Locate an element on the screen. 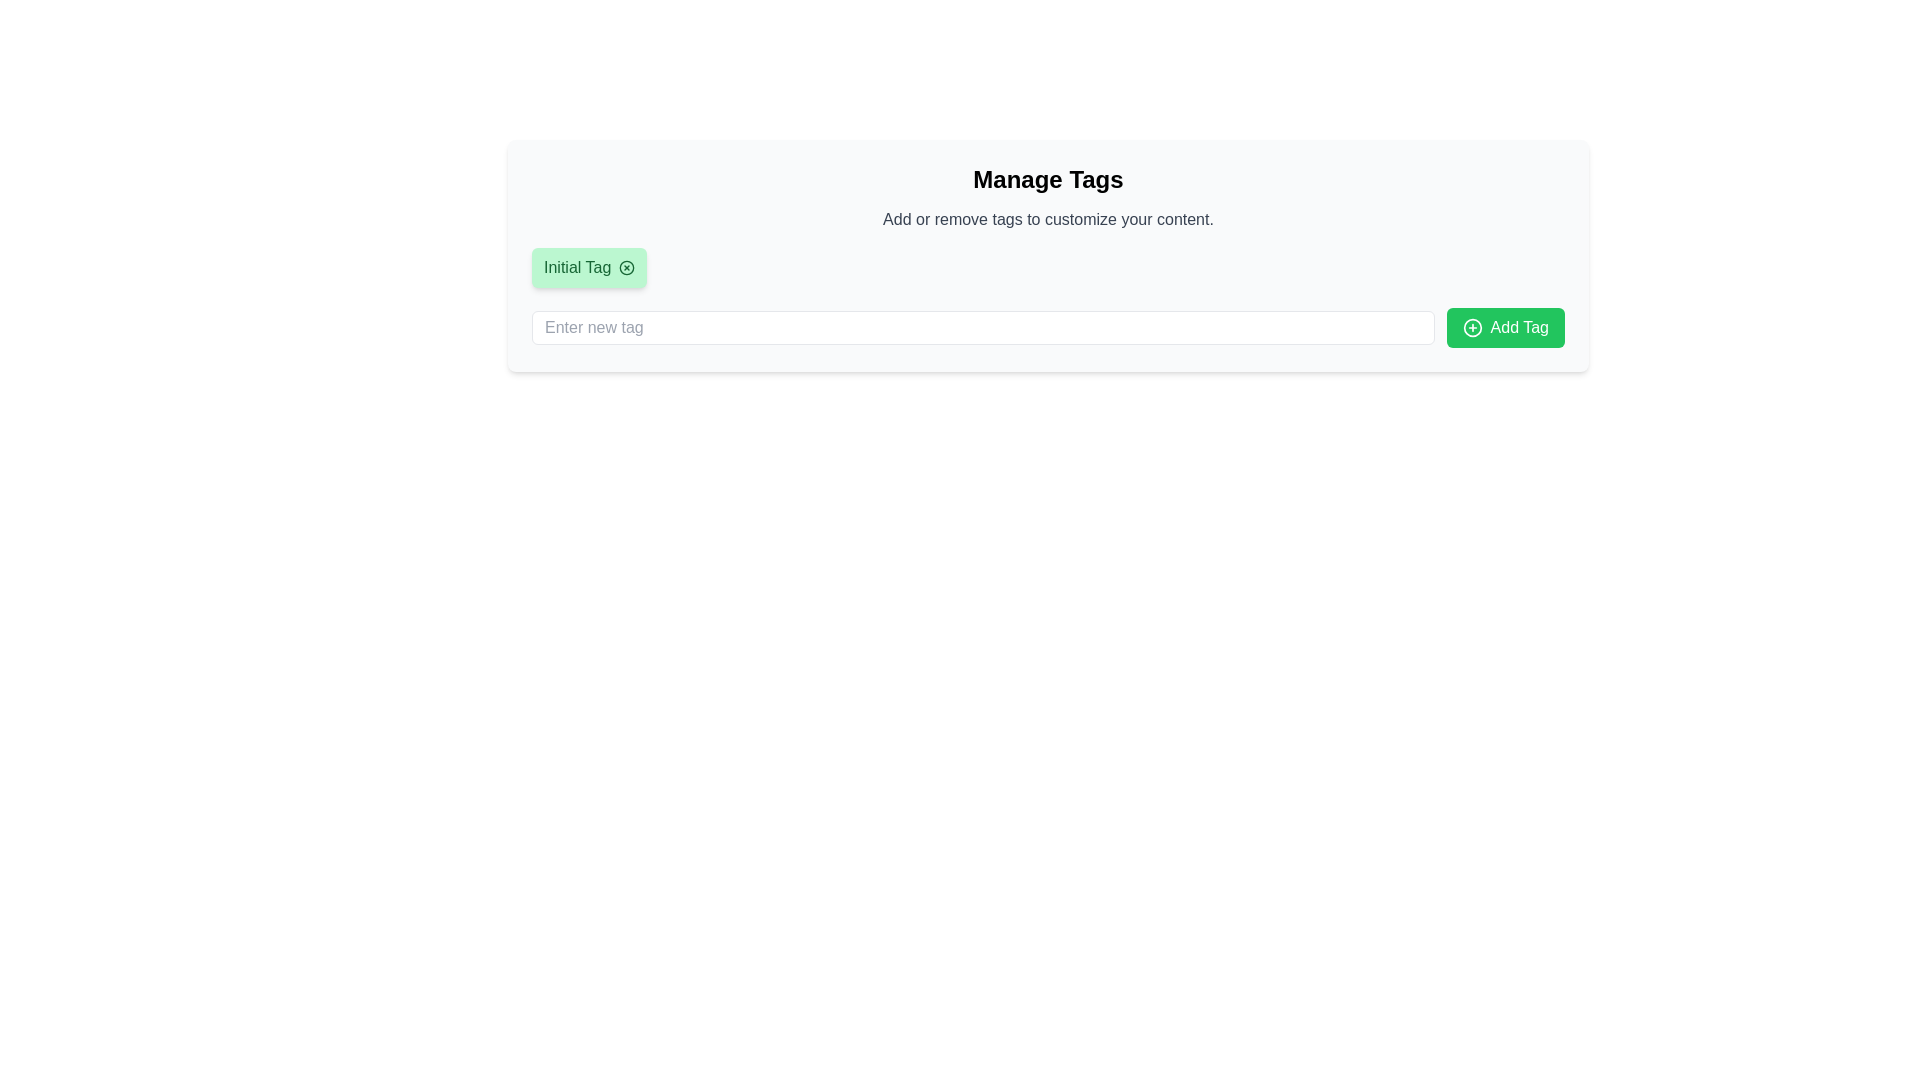  the text block containing the heading 'Manage Tags' and the description 'Add or remove tags to customize your content.' is located at coordinates (1047, 197).